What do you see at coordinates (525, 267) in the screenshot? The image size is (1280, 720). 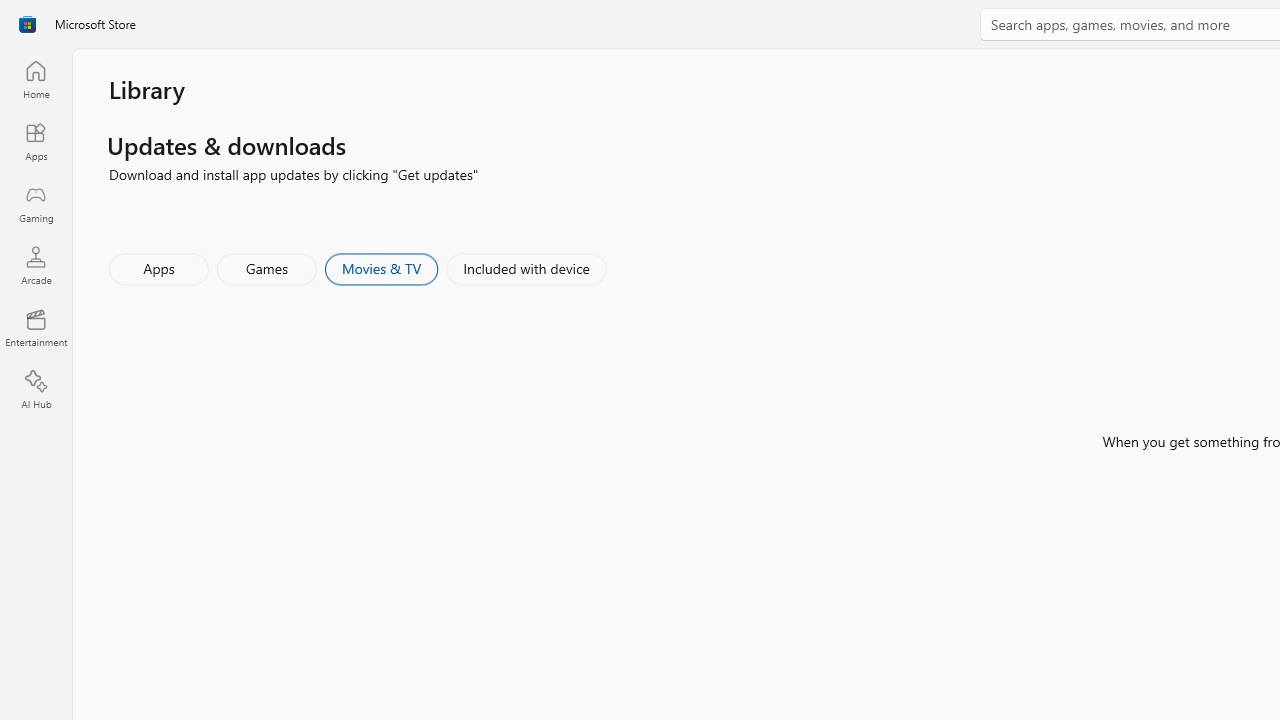 I see `'Included with device'` at bounding box center [525, 267].